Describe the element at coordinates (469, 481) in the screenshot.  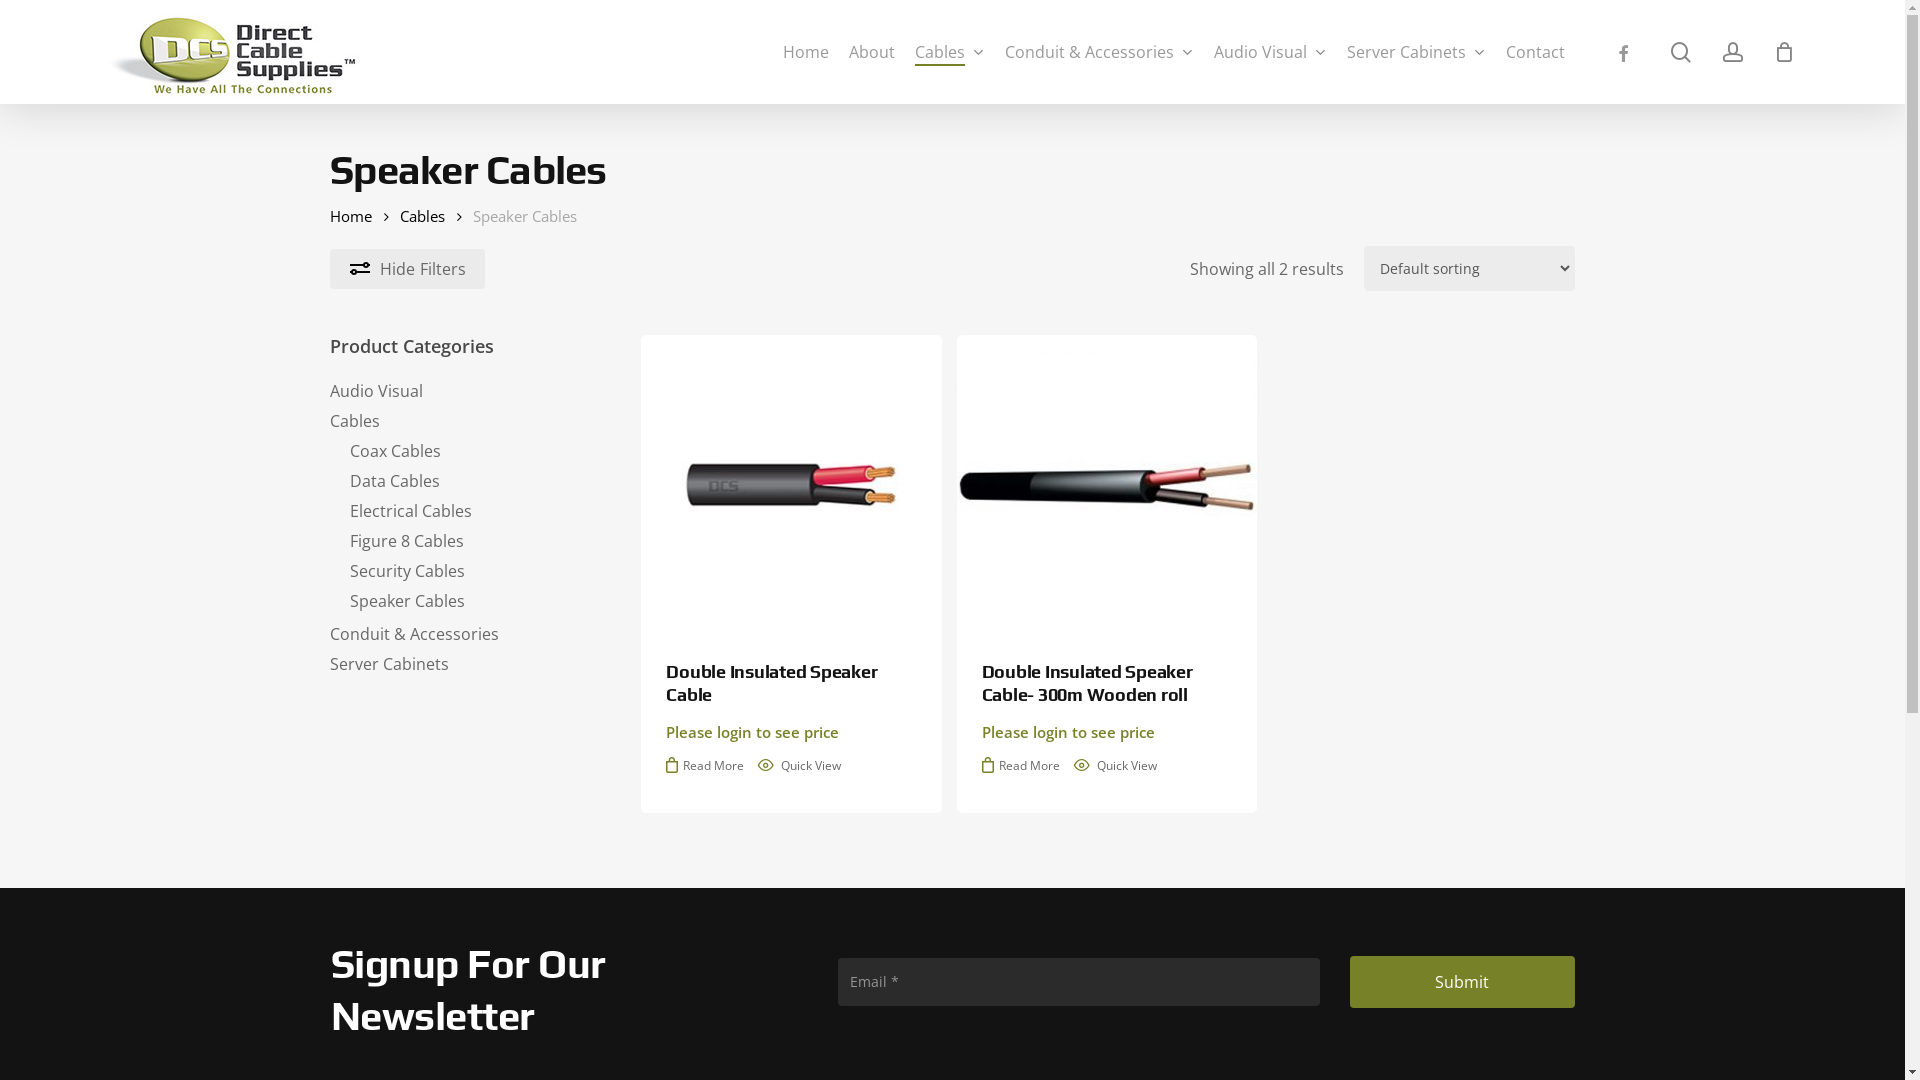
I see `'Data Cables'` at that location.